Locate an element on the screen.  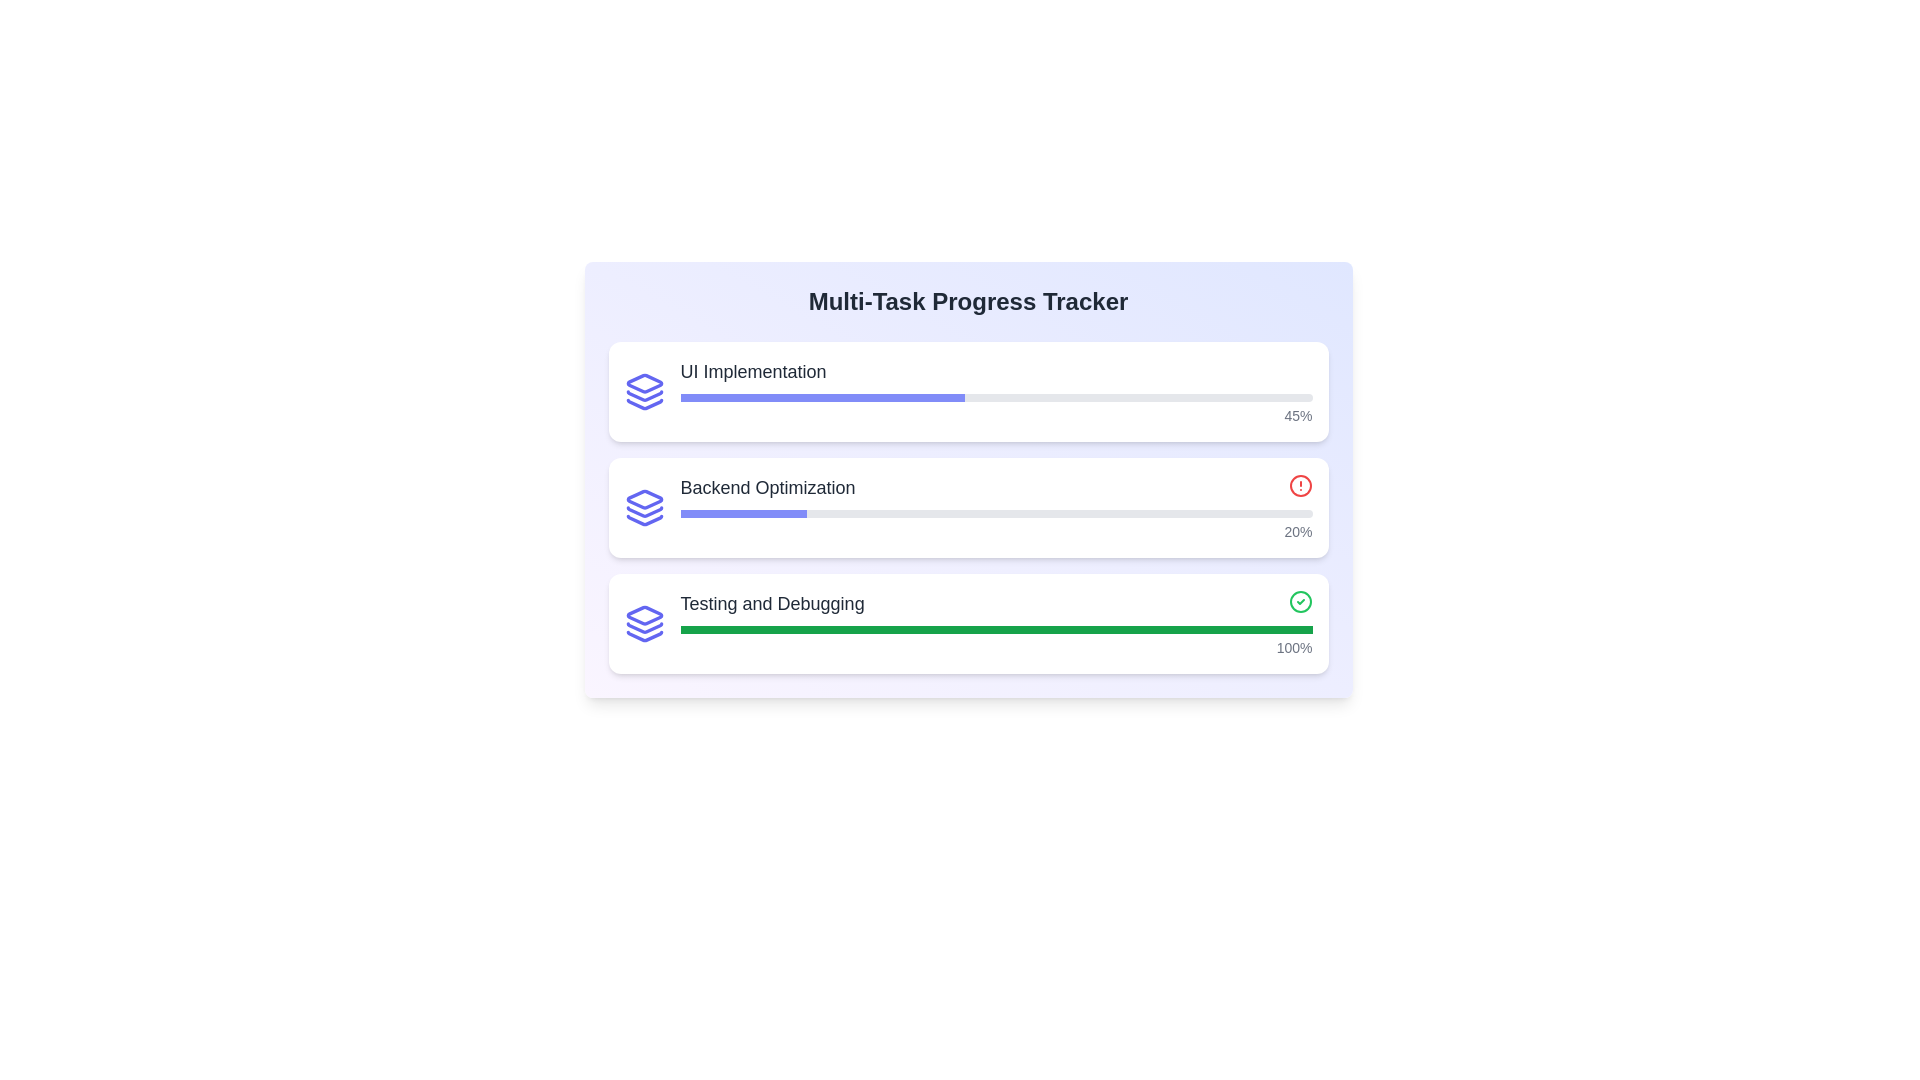
the Circle element inside the SVG graphical representation of the alert icon, which indicates a warning or error related to the 'Backend Optimization' task is located at coordinates (1300, 486).